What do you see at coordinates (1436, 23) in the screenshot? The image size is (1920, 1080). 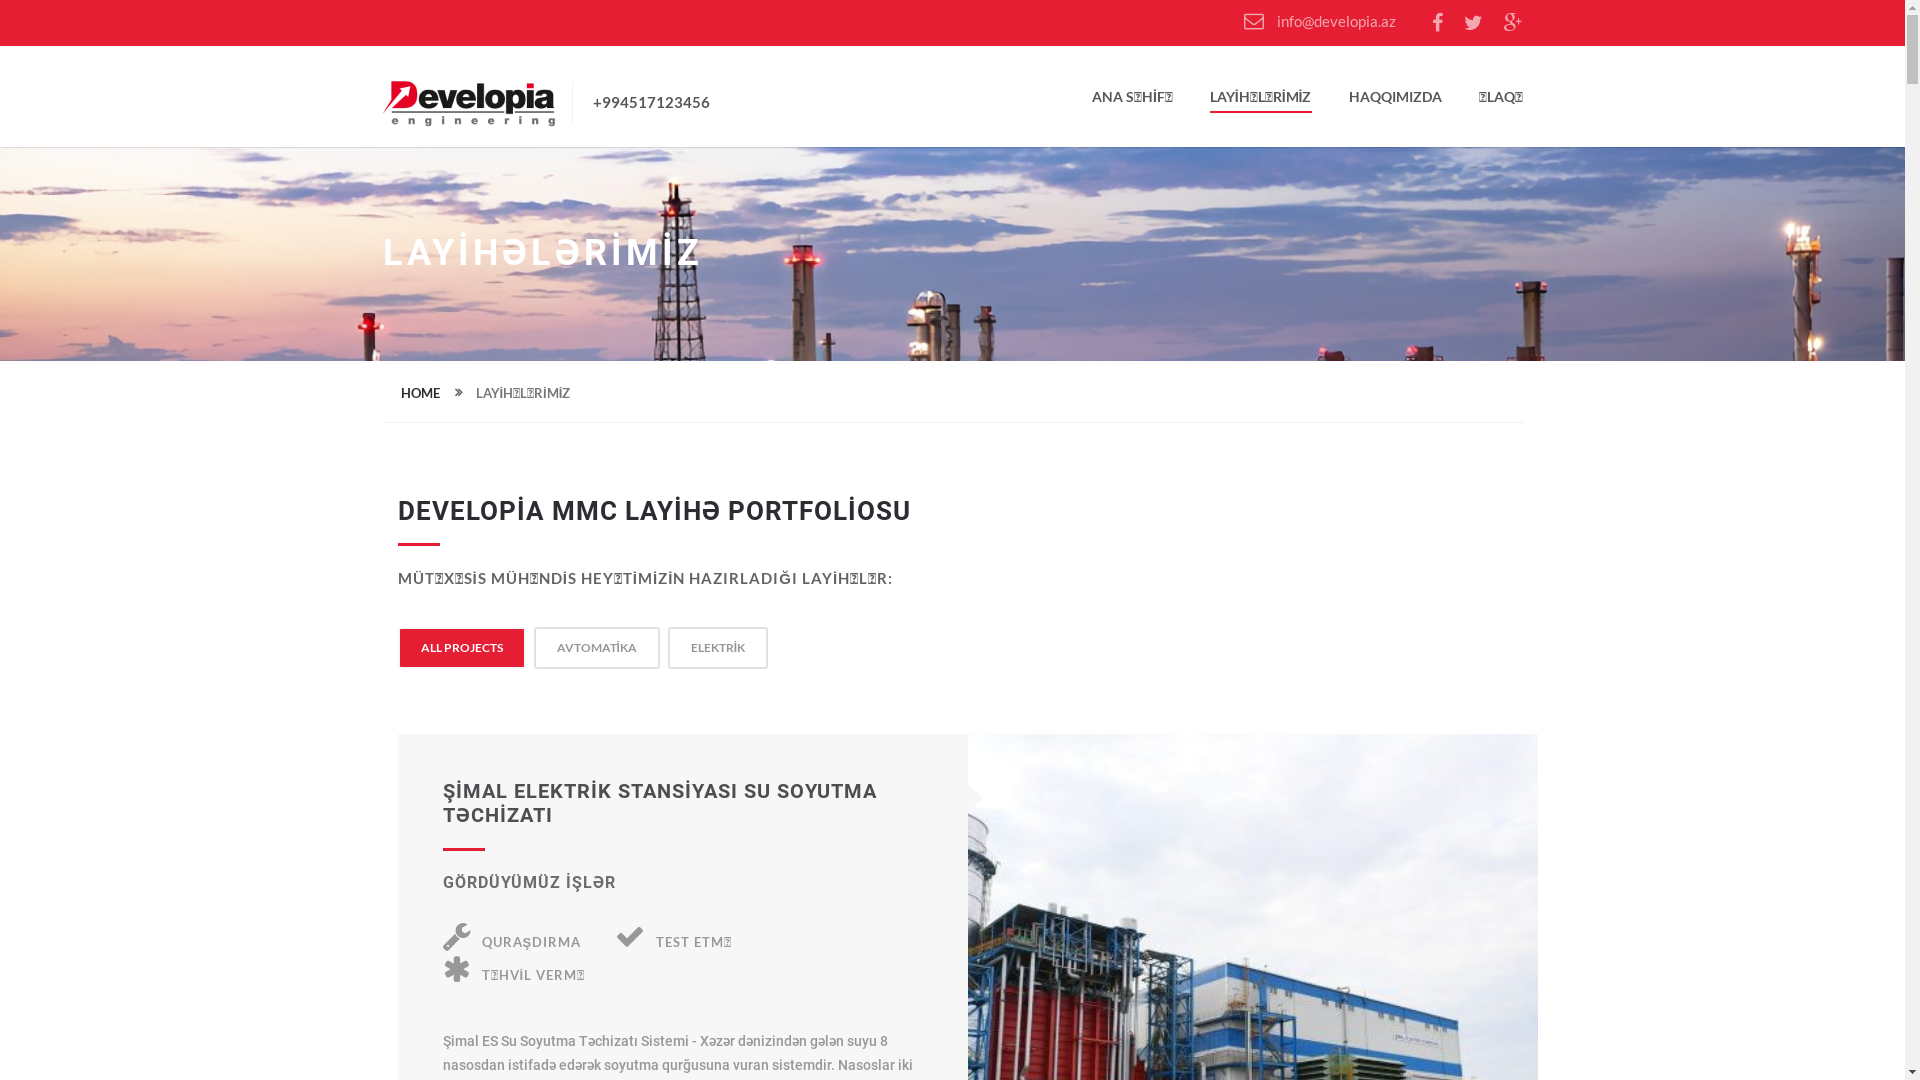 I see `'Facebook'` at bounding box center [1436, 23].